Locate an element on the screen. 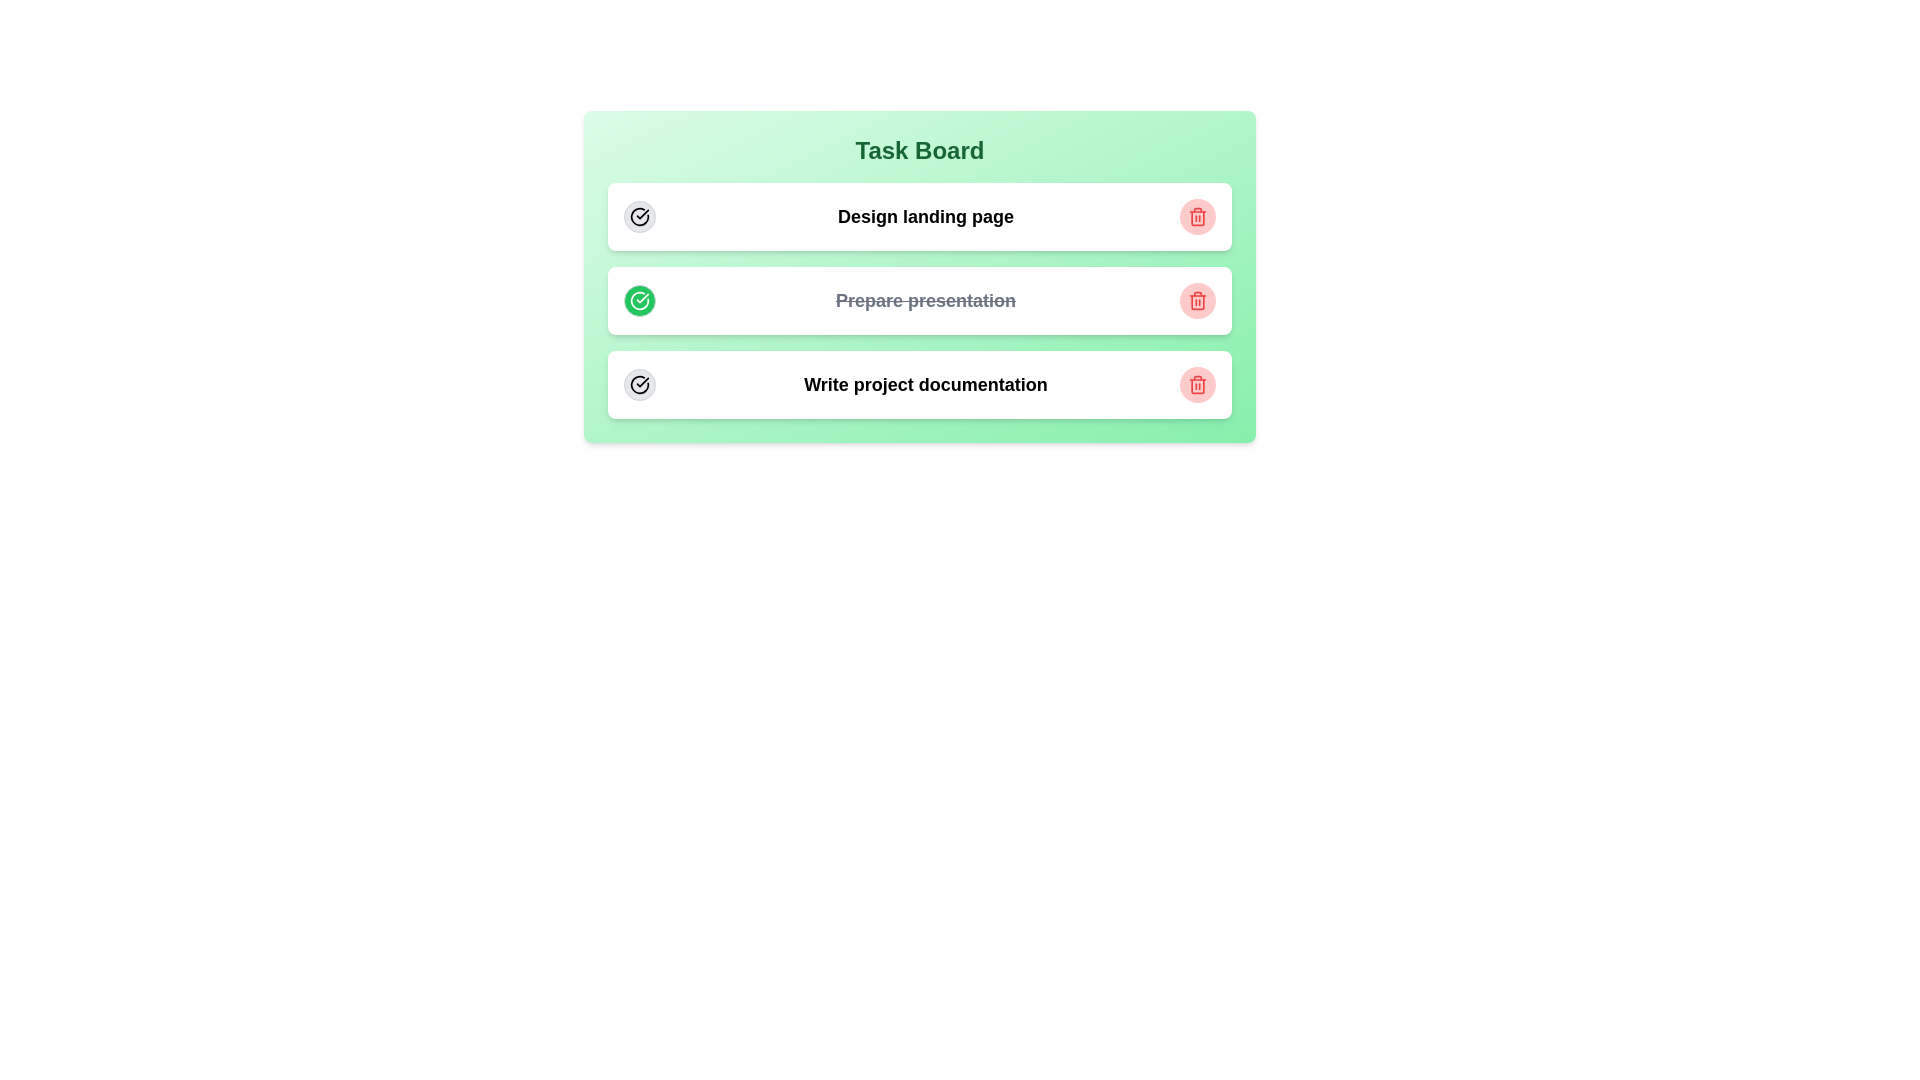 The image size is (1920, 1080). completion button for the task titled 'Design landing page' is located at coordinates (638, 216).